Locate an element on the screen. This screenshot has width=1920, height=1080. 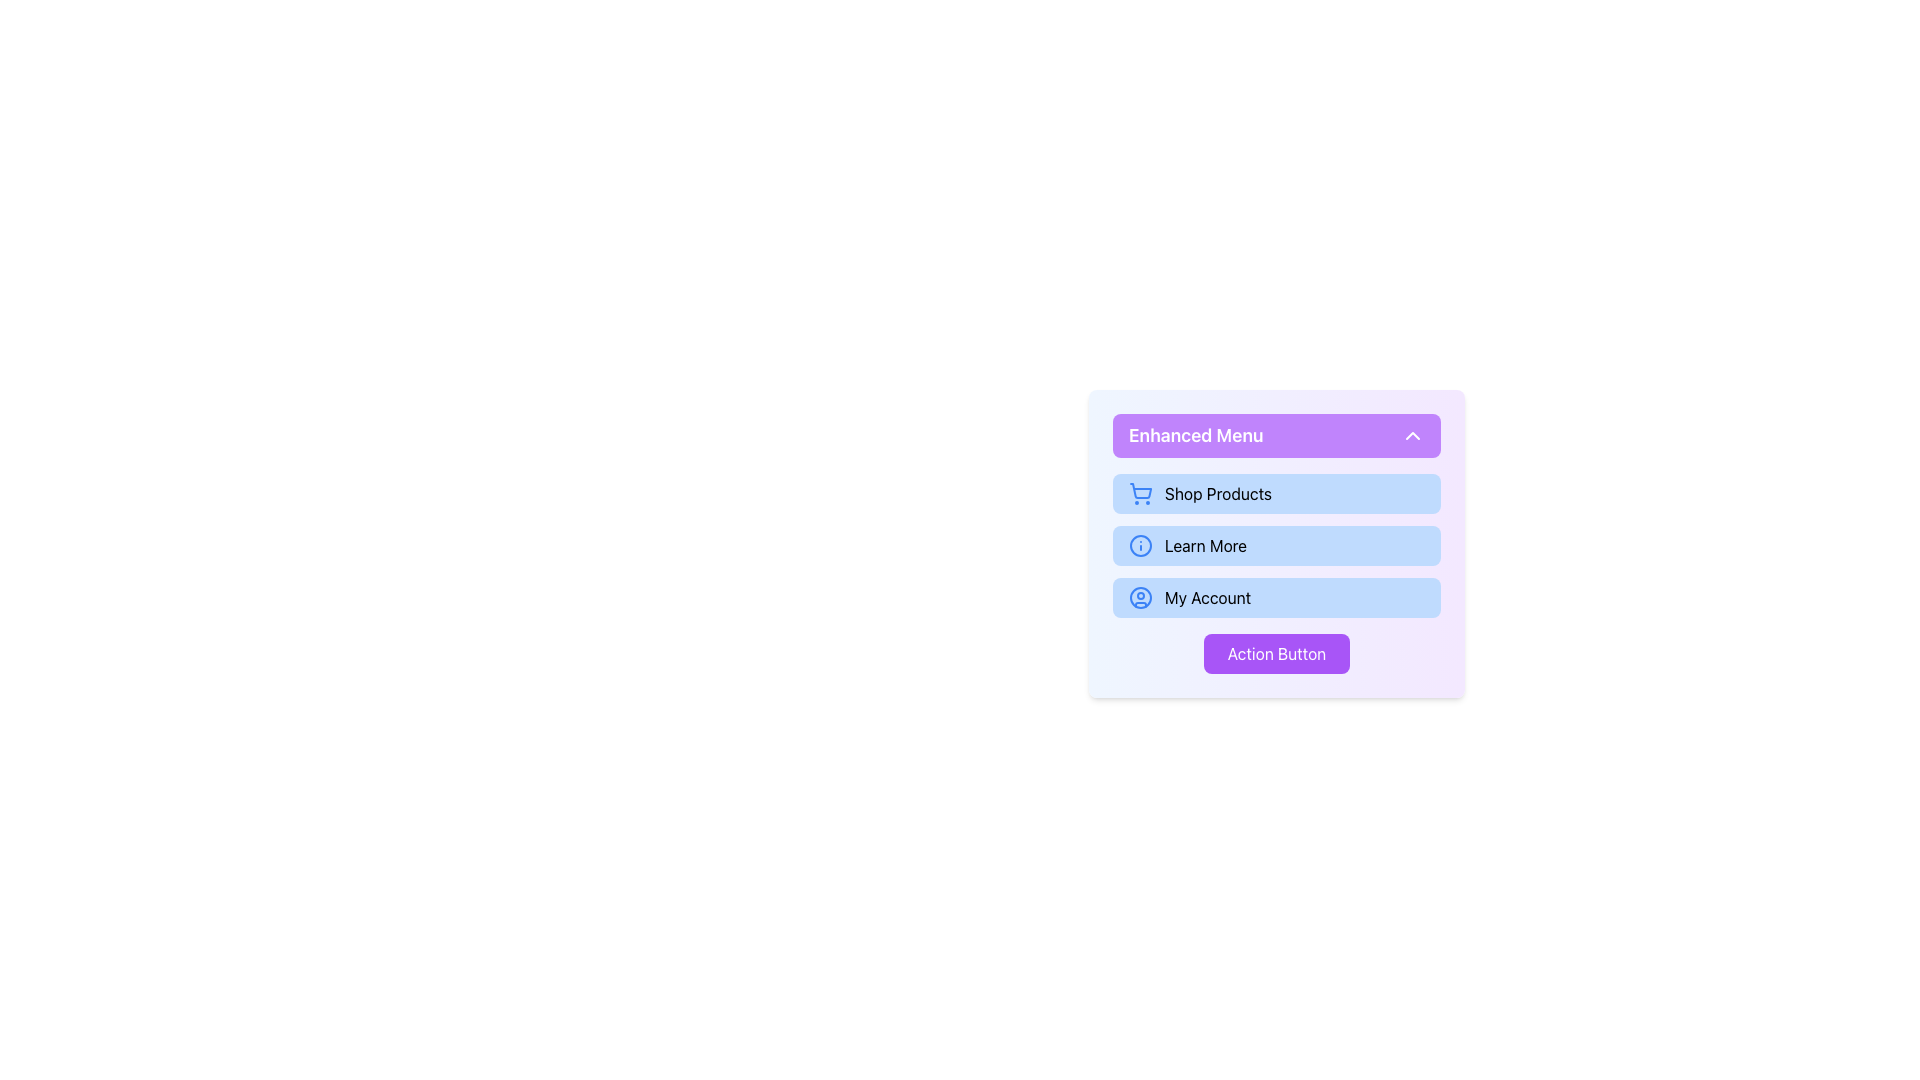
the circular user profile icon with a blue outline next to the text 'My Account' is located at coordinates (1141, 596).